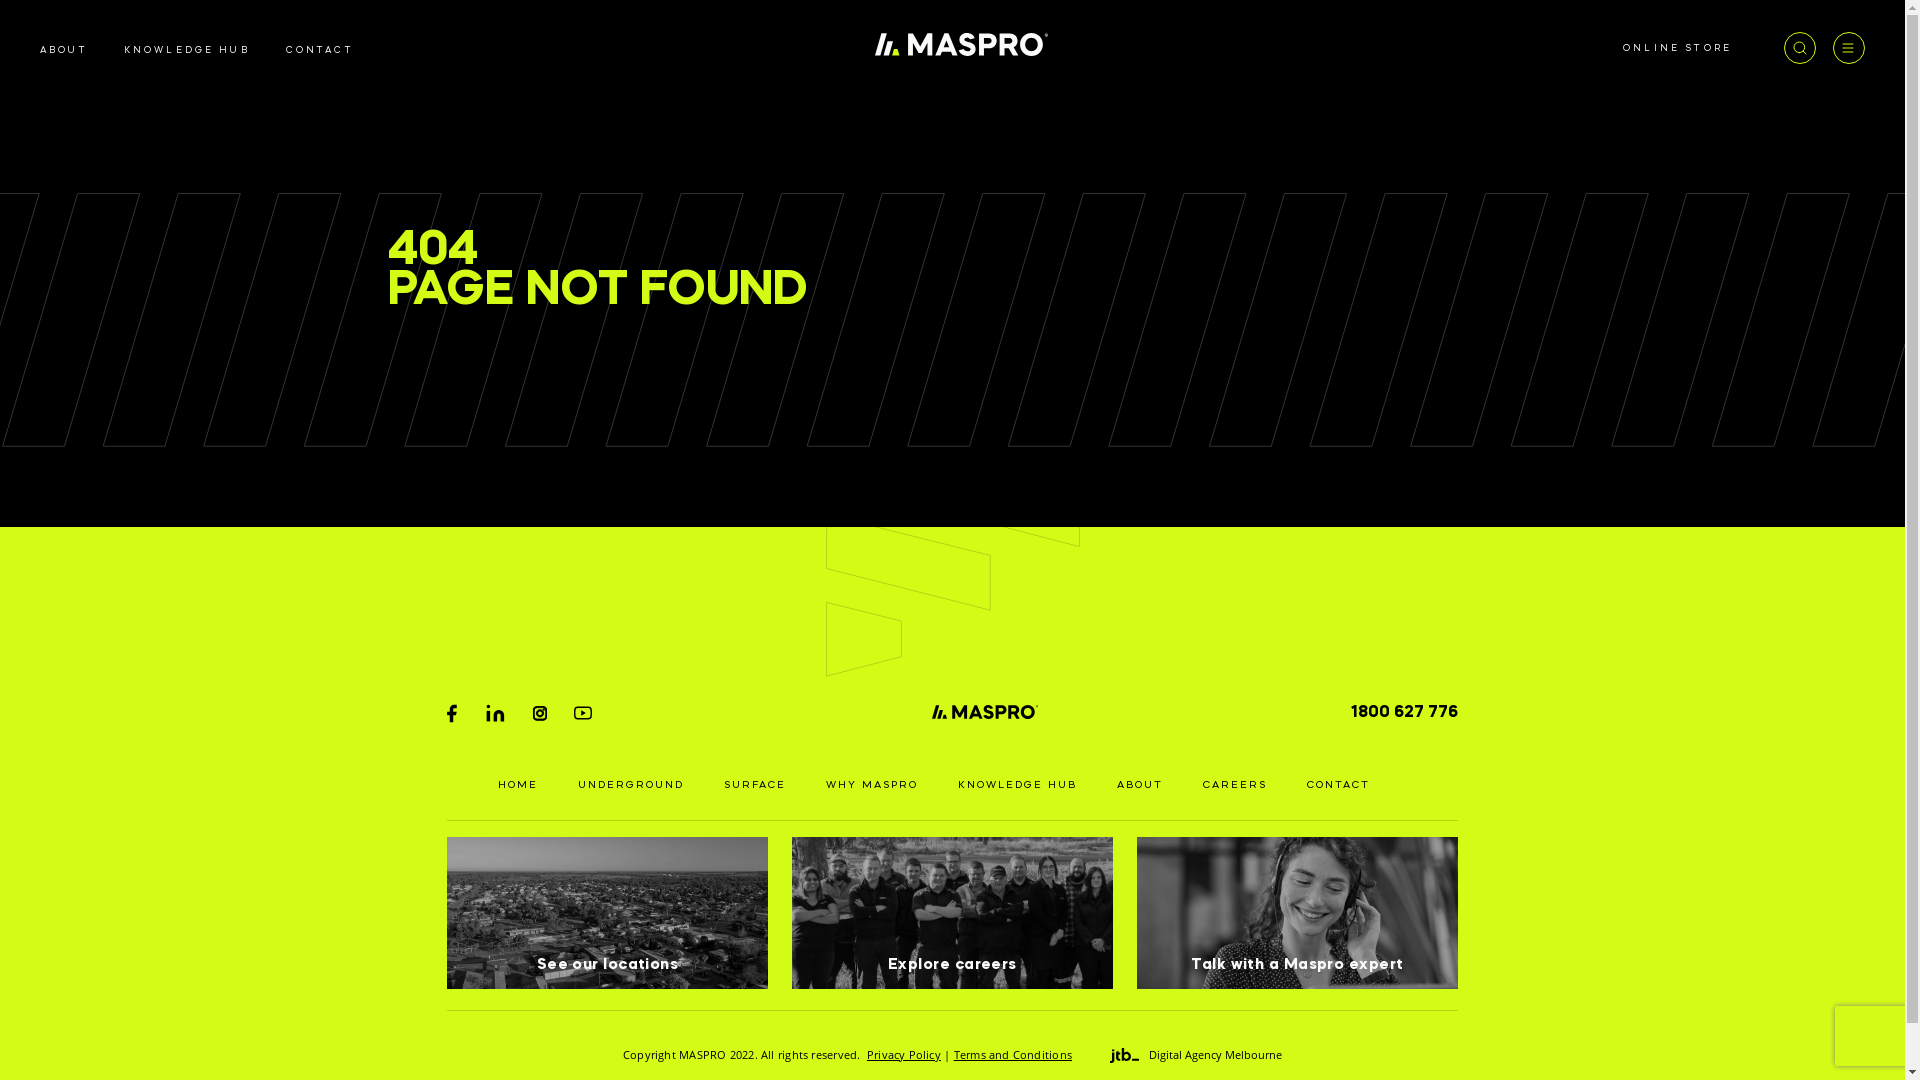  What do you see at coordinates (518, 784) in the screenshot?
I see `'HOME'` at bounding box center [518, 784].